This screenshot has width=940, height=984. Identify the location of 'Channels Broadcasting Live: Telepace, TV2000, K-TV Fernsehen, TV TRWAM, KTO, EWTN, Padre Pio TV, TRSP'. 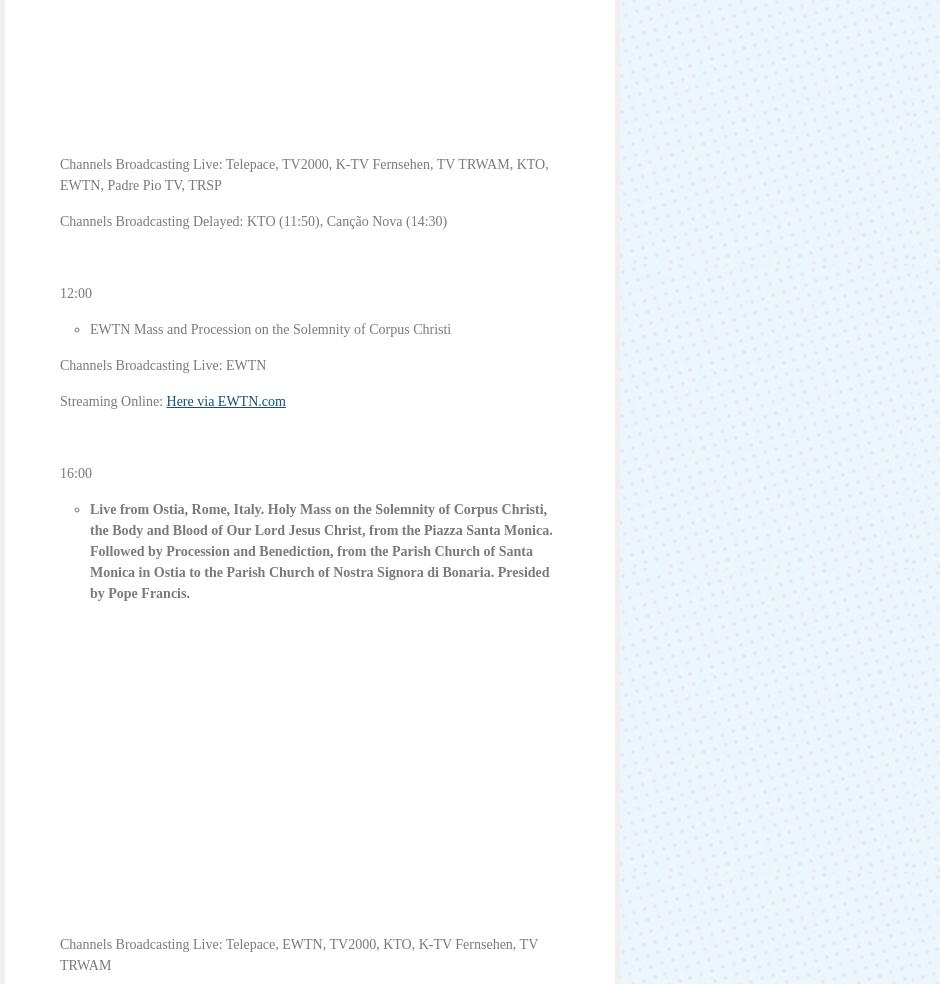
(302, 174).